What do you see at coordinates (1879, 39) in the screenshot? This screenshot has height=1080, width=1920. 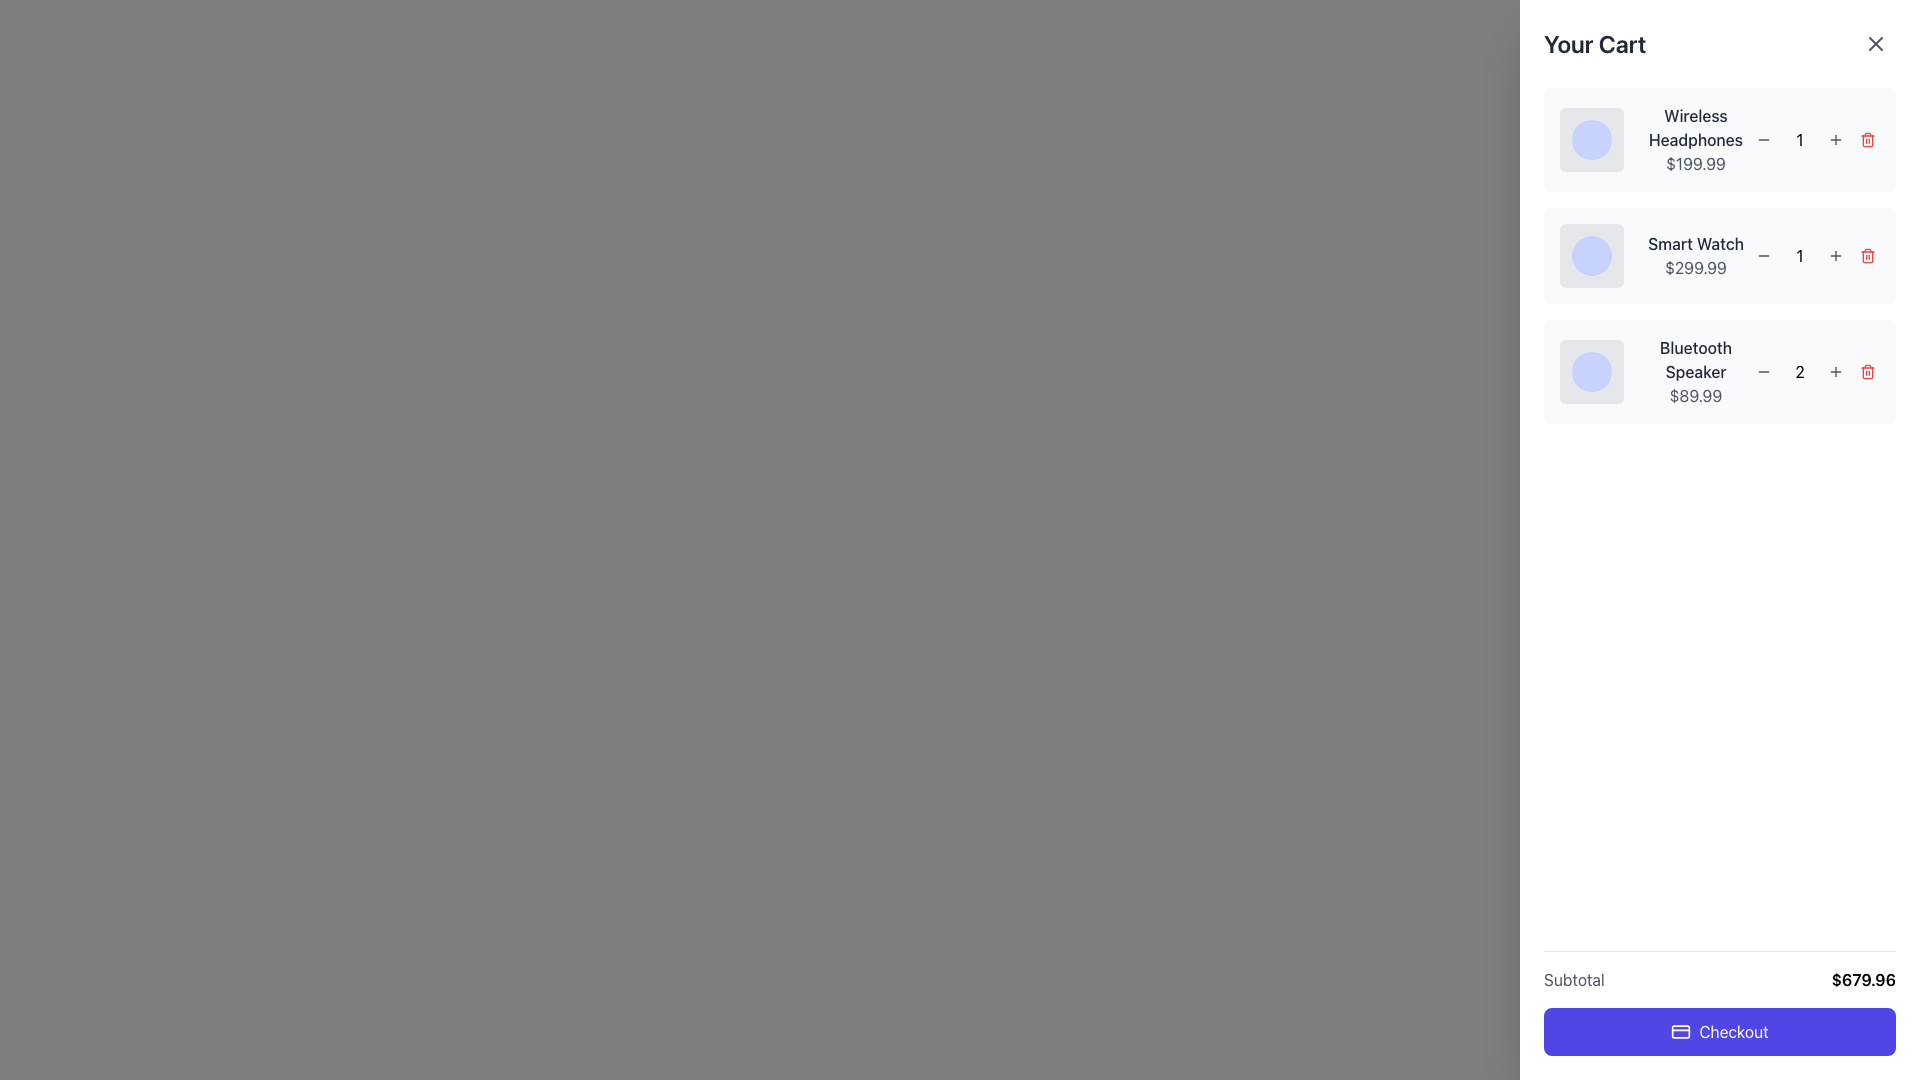 I see `the button located in the top-right corner of the interface` at bounding box center [1879, 39].